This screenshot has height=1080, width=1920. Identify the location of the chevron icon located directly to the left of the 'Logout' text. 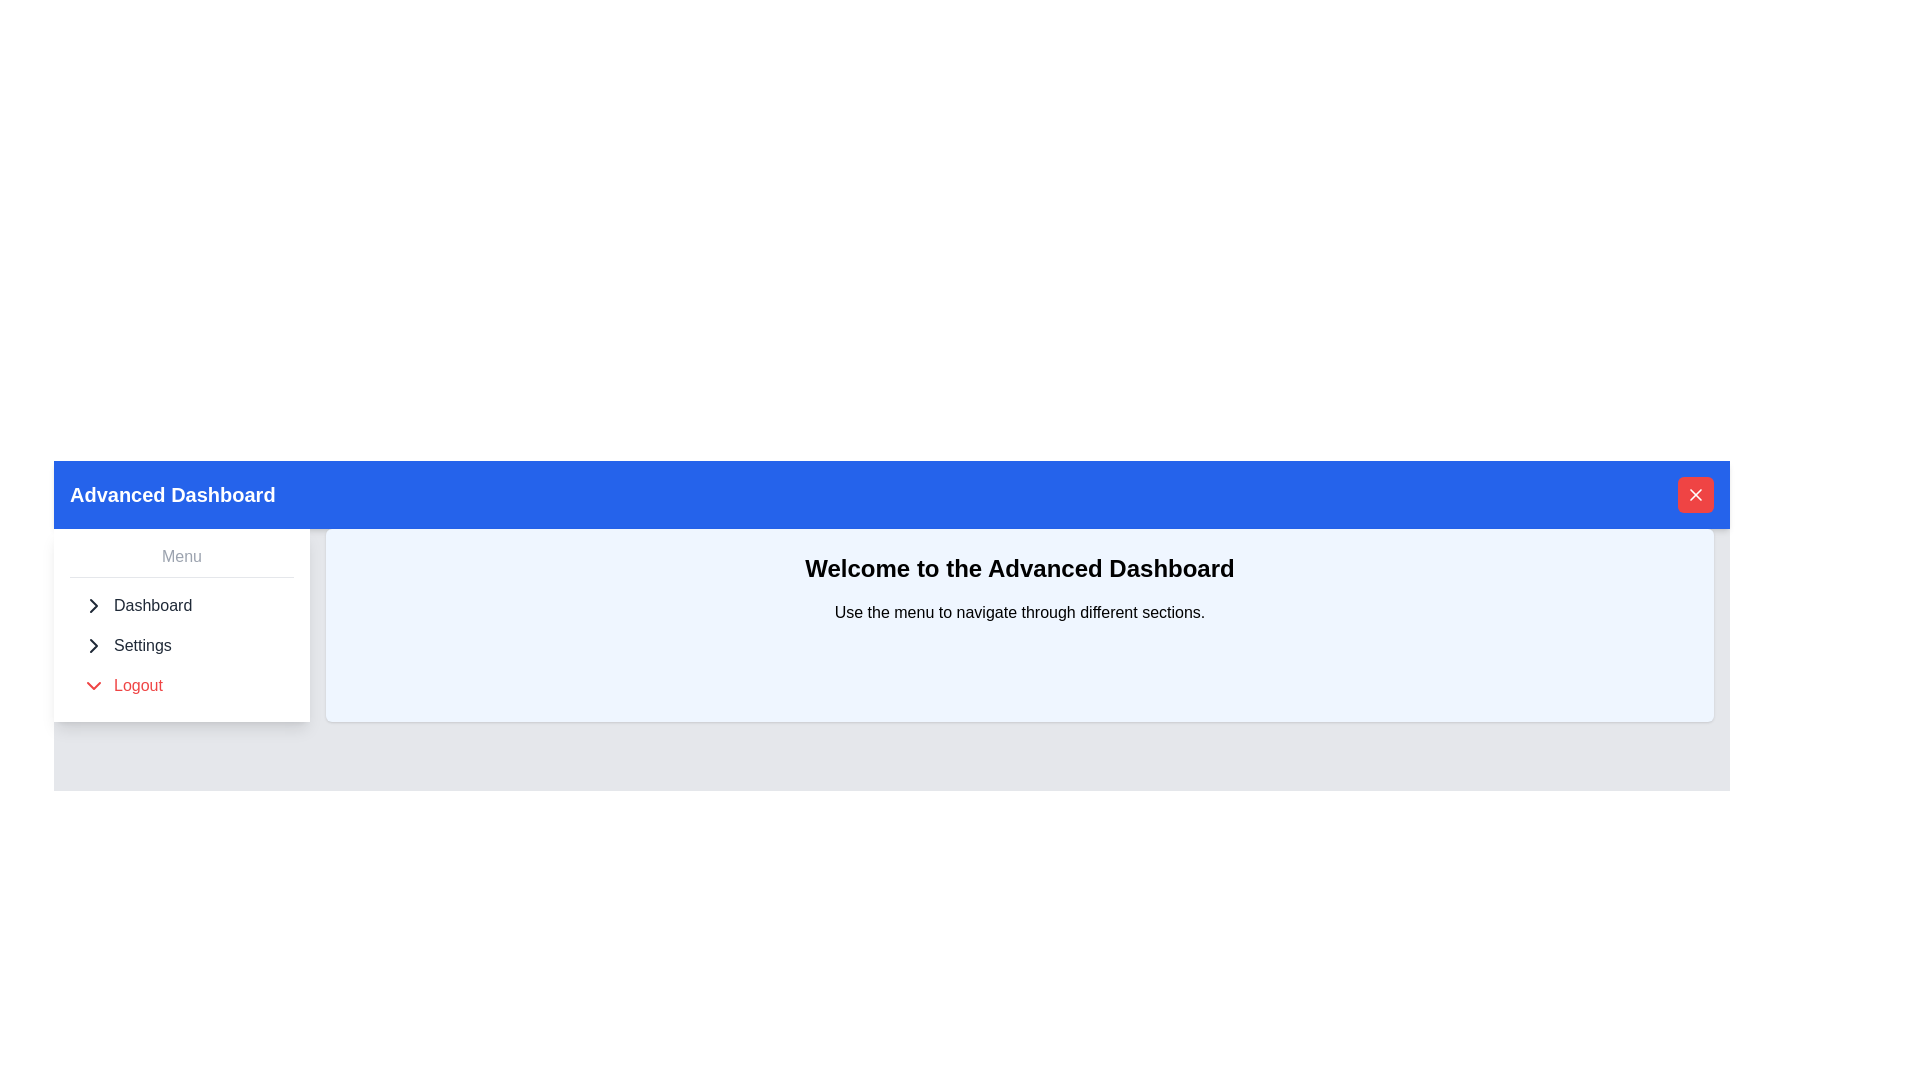
(93, 685).